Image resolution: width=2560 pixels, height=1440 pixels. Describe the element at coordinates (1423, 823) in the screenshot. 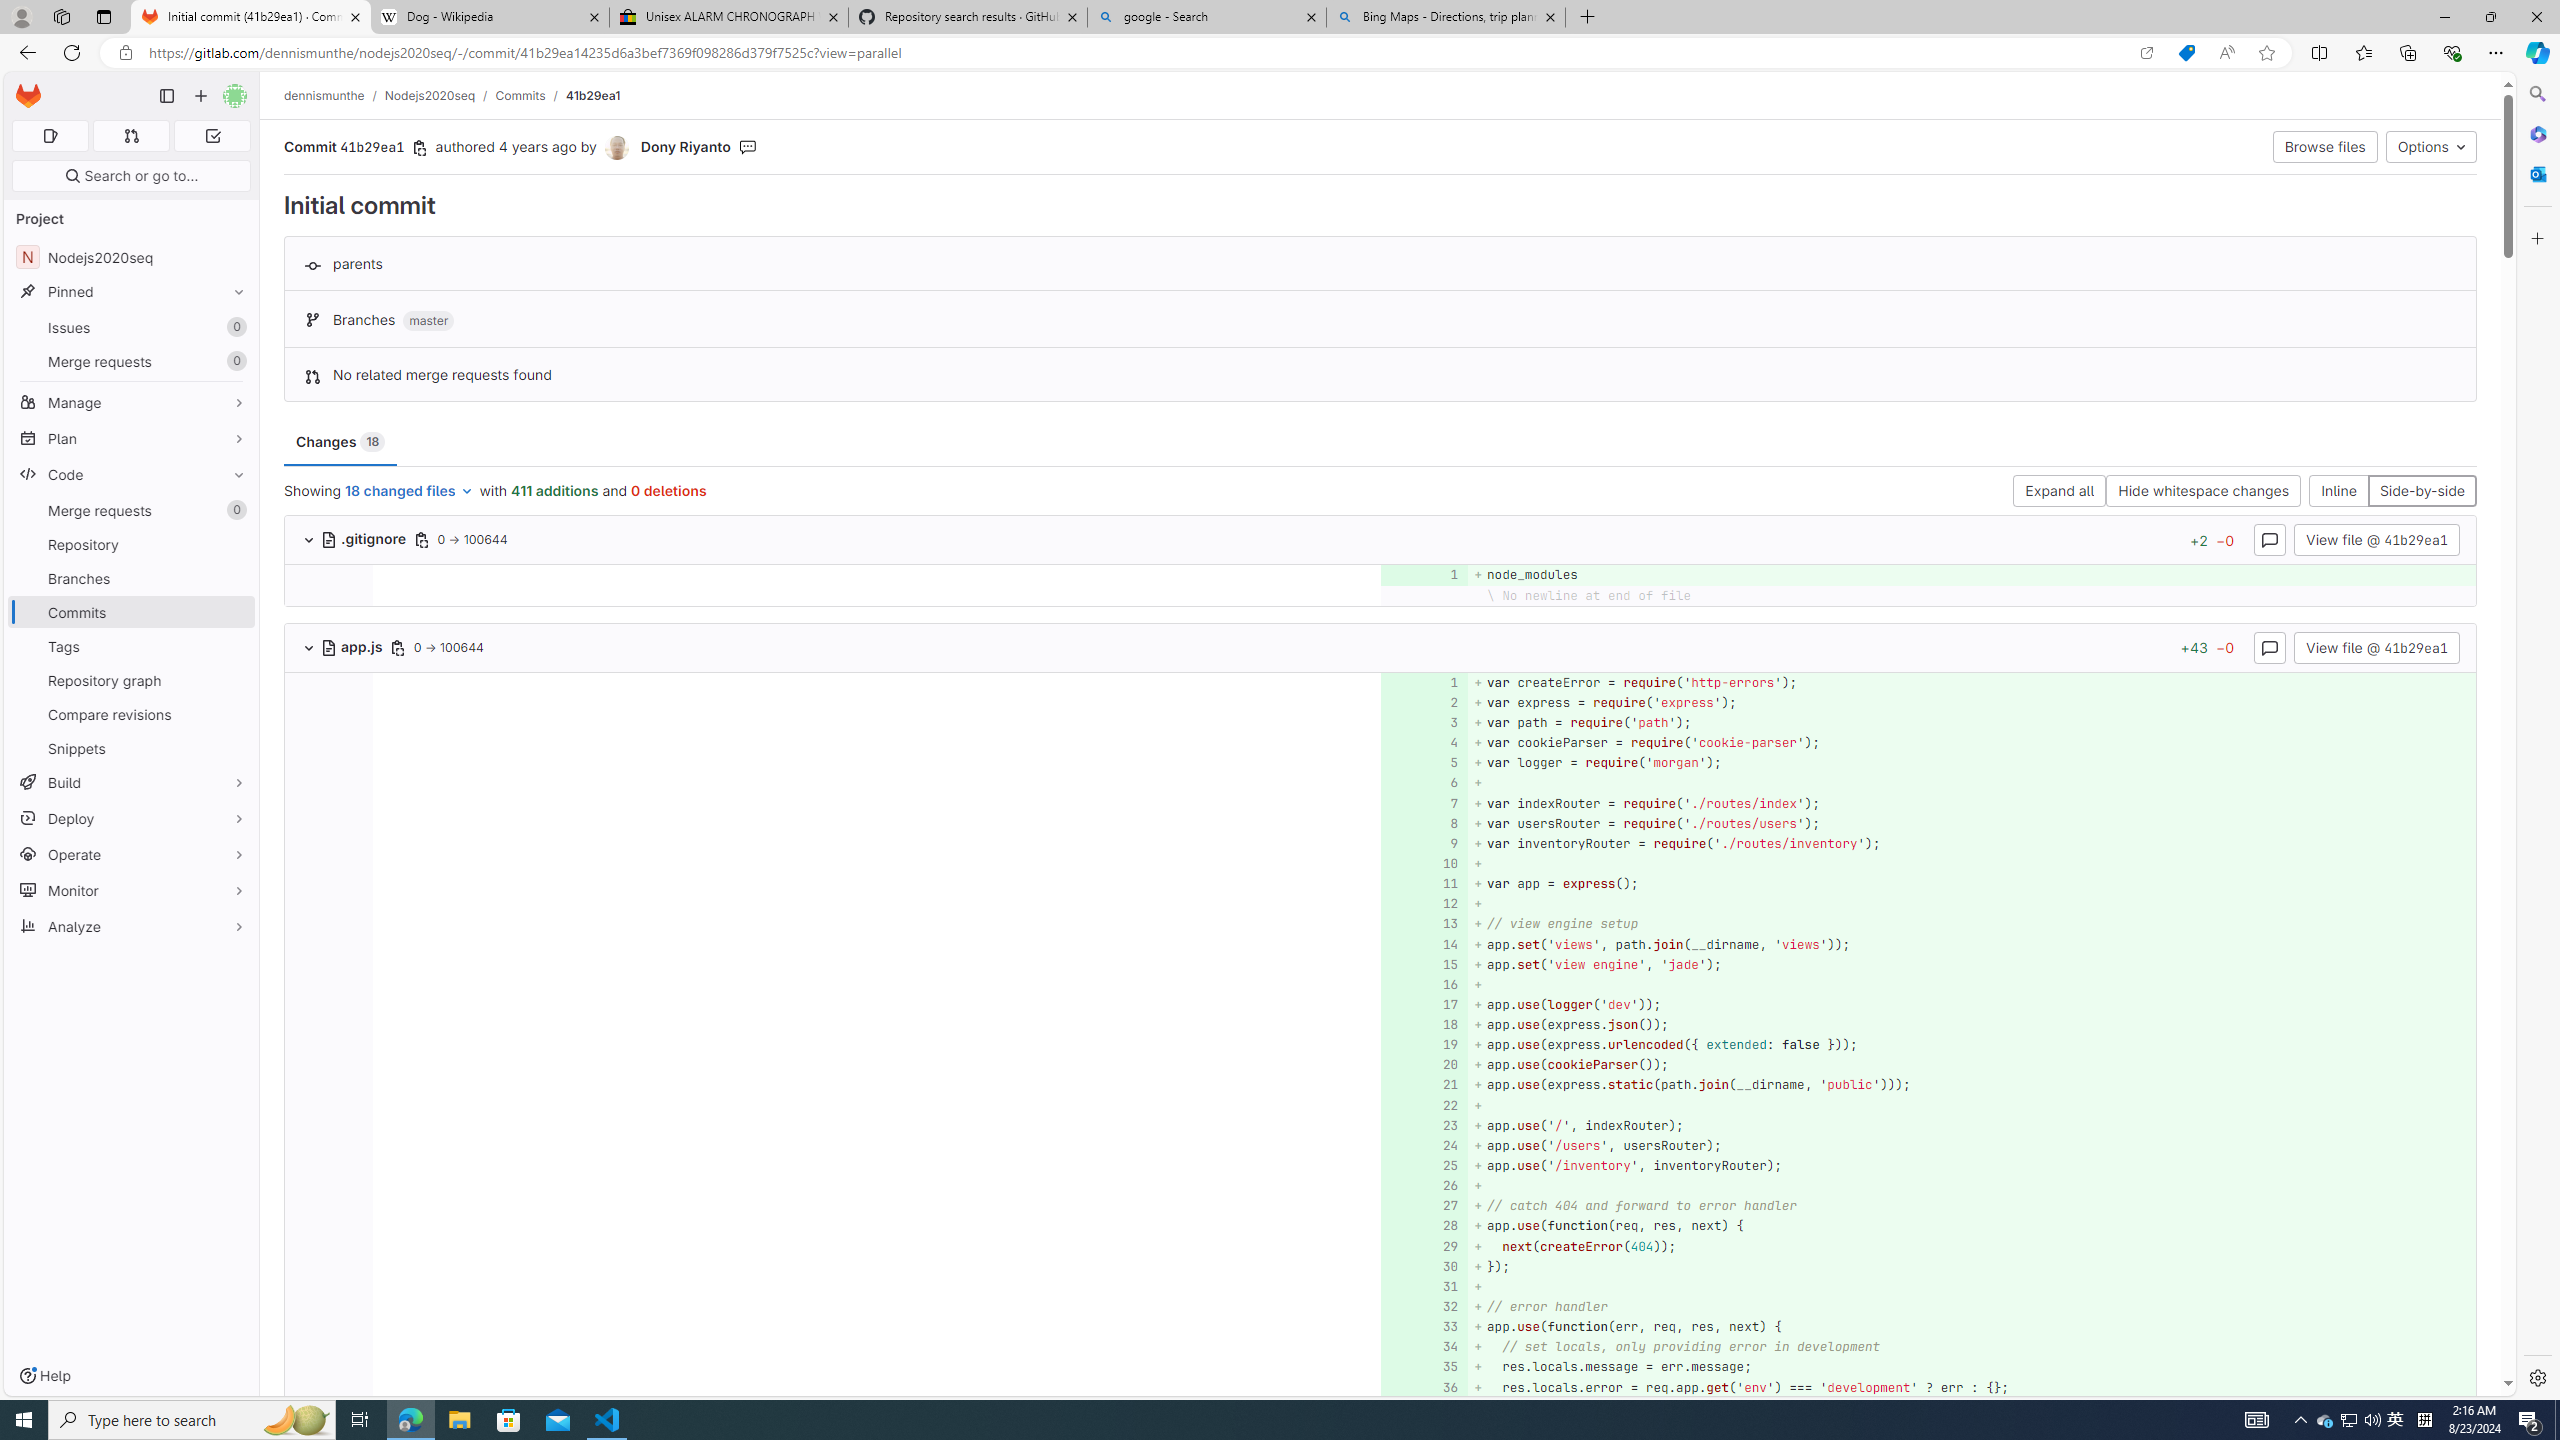

I see `'Add a comment to this line 8'` at that location.